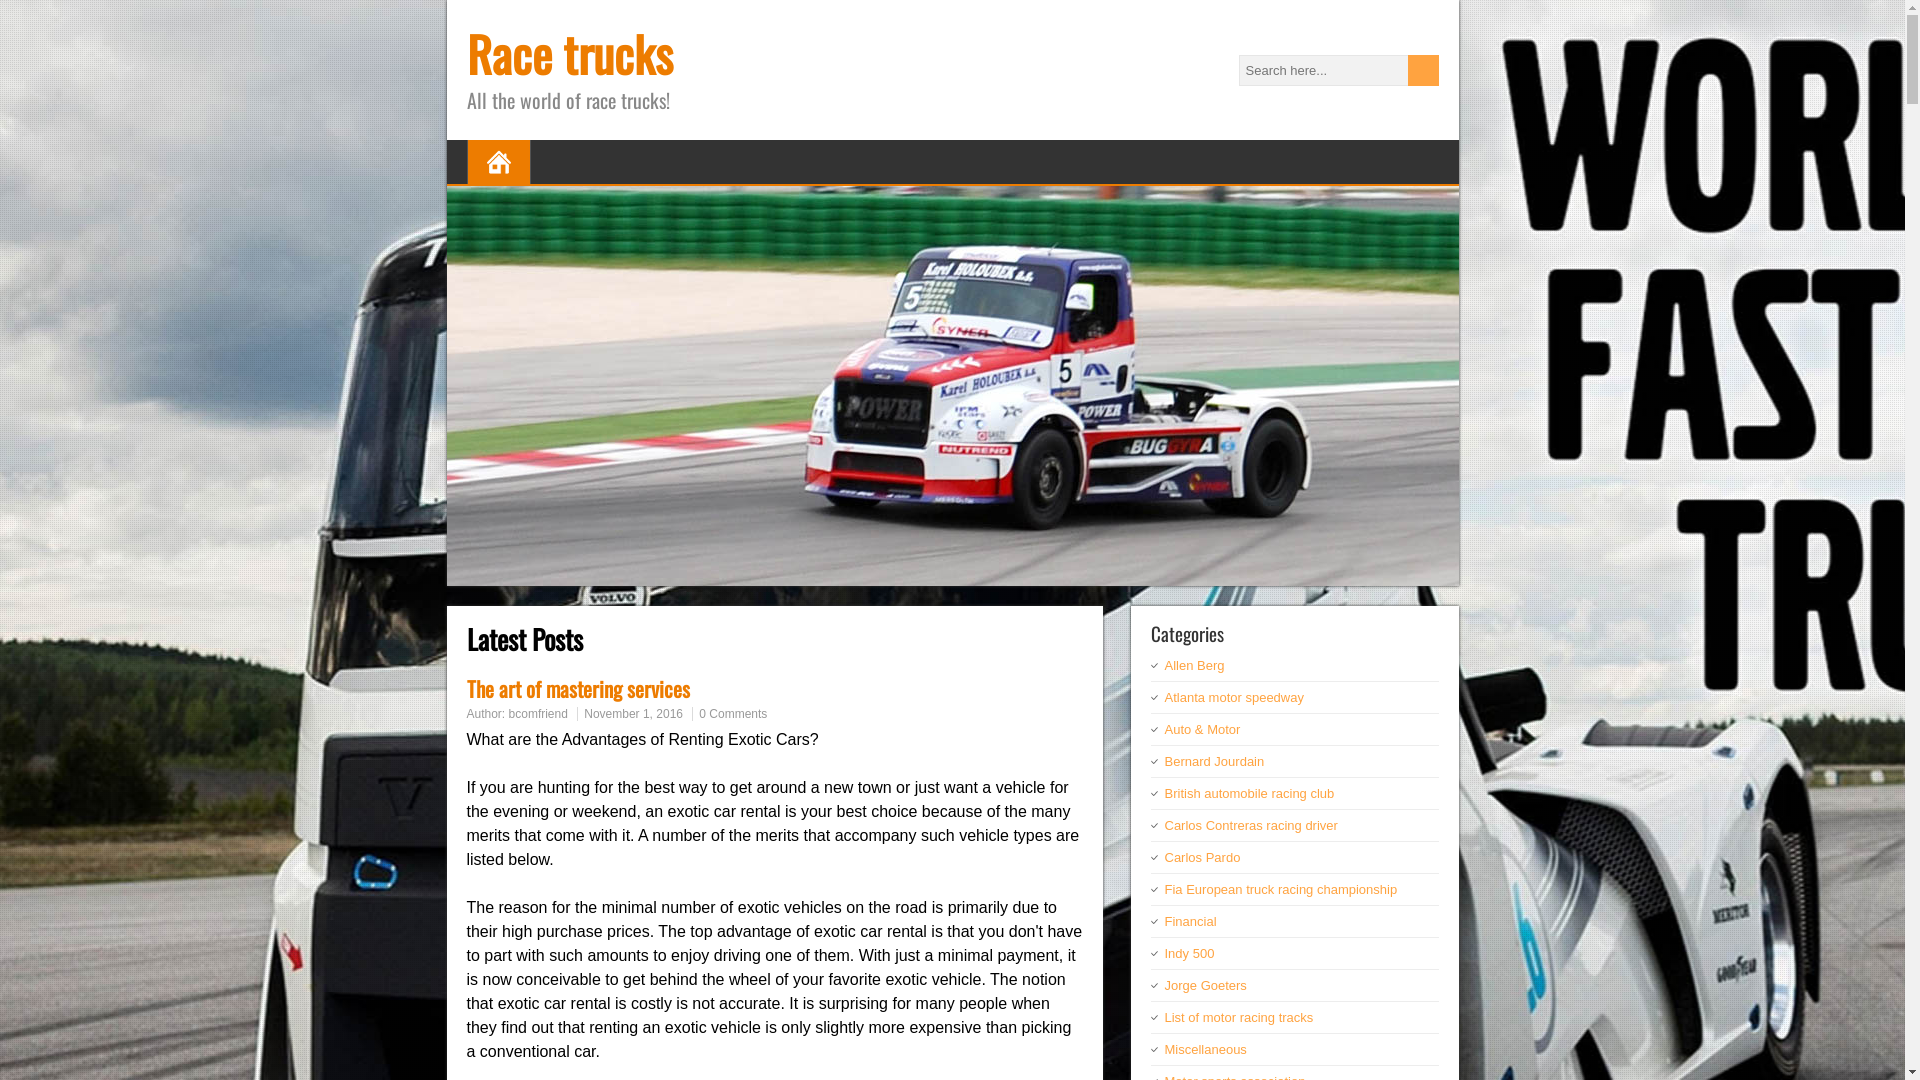 This screenshot has width=1920, height=1080. I want to click on 'Atlanta motor speedway', so click(1163, 696).